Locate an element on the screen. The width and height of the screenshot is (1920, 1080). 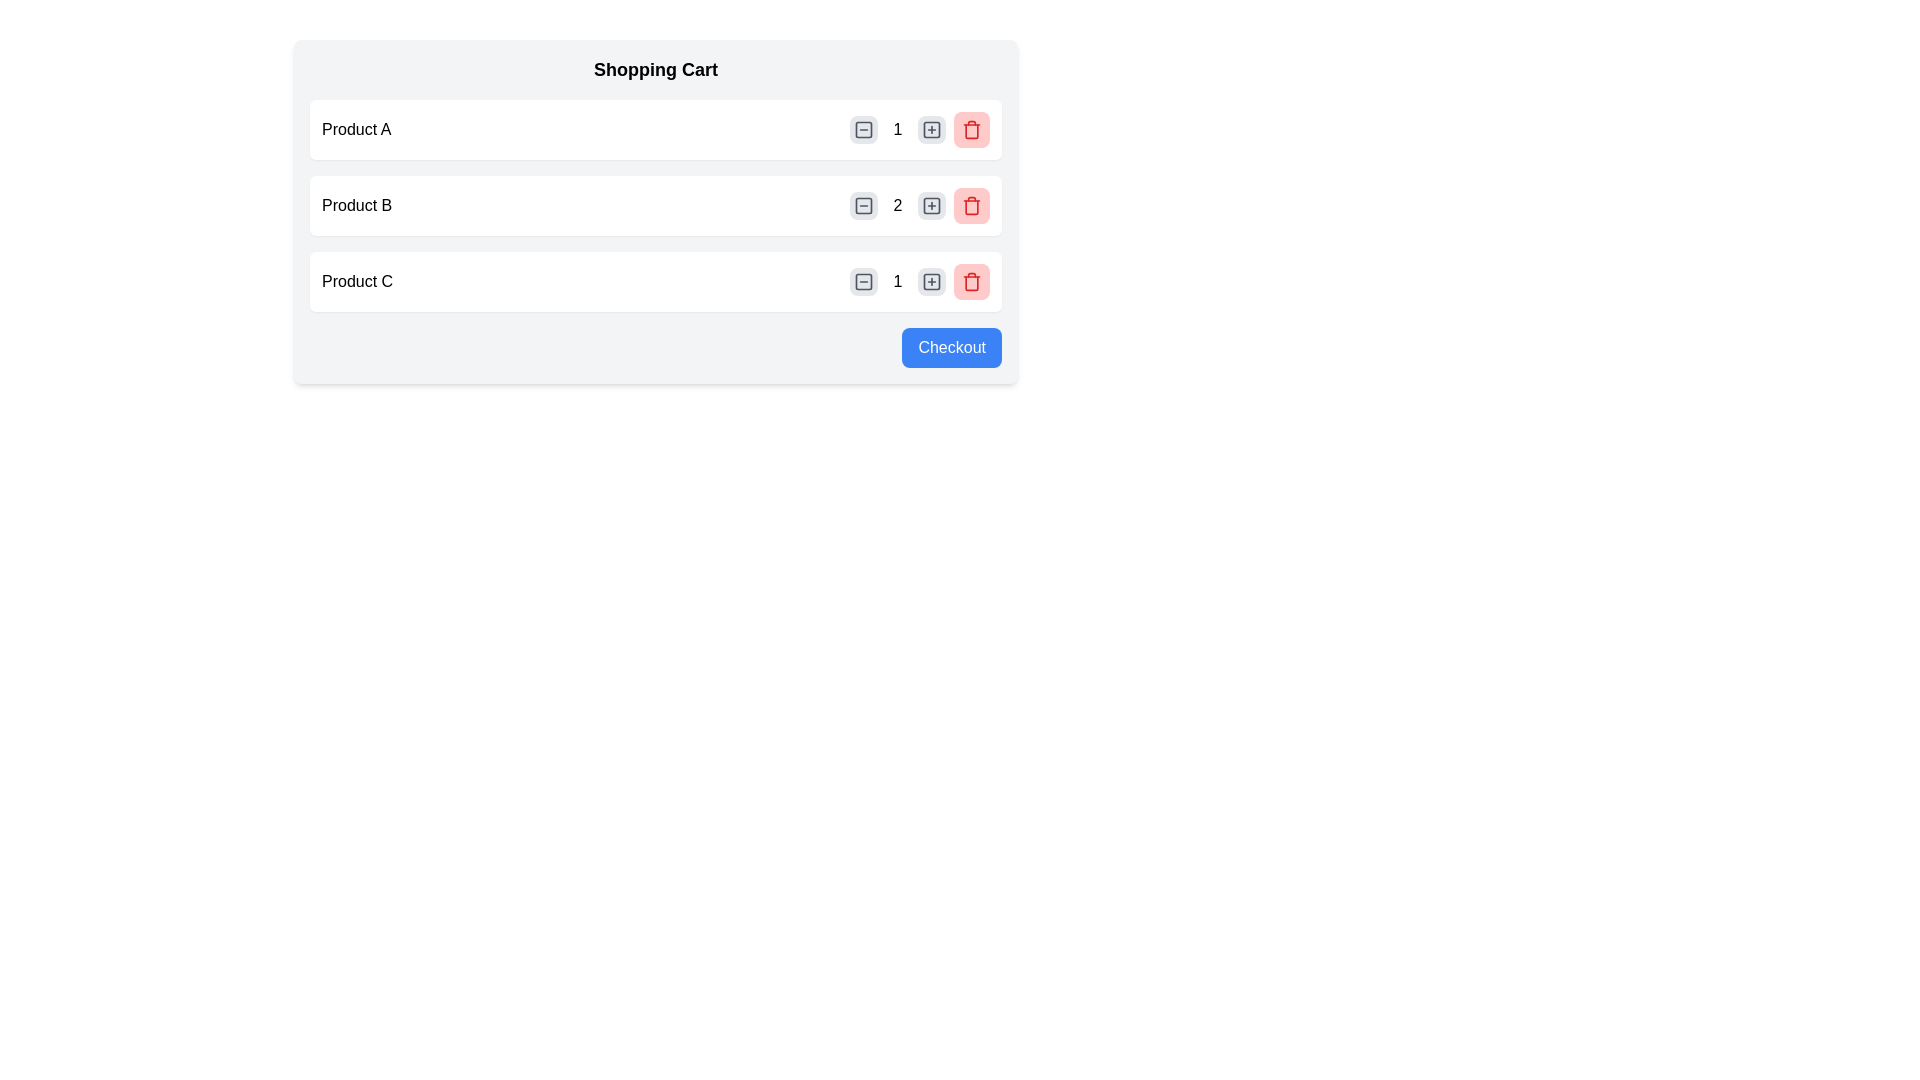
the button with a '-' symbol in the center, styled with a dark gray outline, located in the leftmost section of the horizontal control group for 'Product C' is located at coordinates (864, 281).